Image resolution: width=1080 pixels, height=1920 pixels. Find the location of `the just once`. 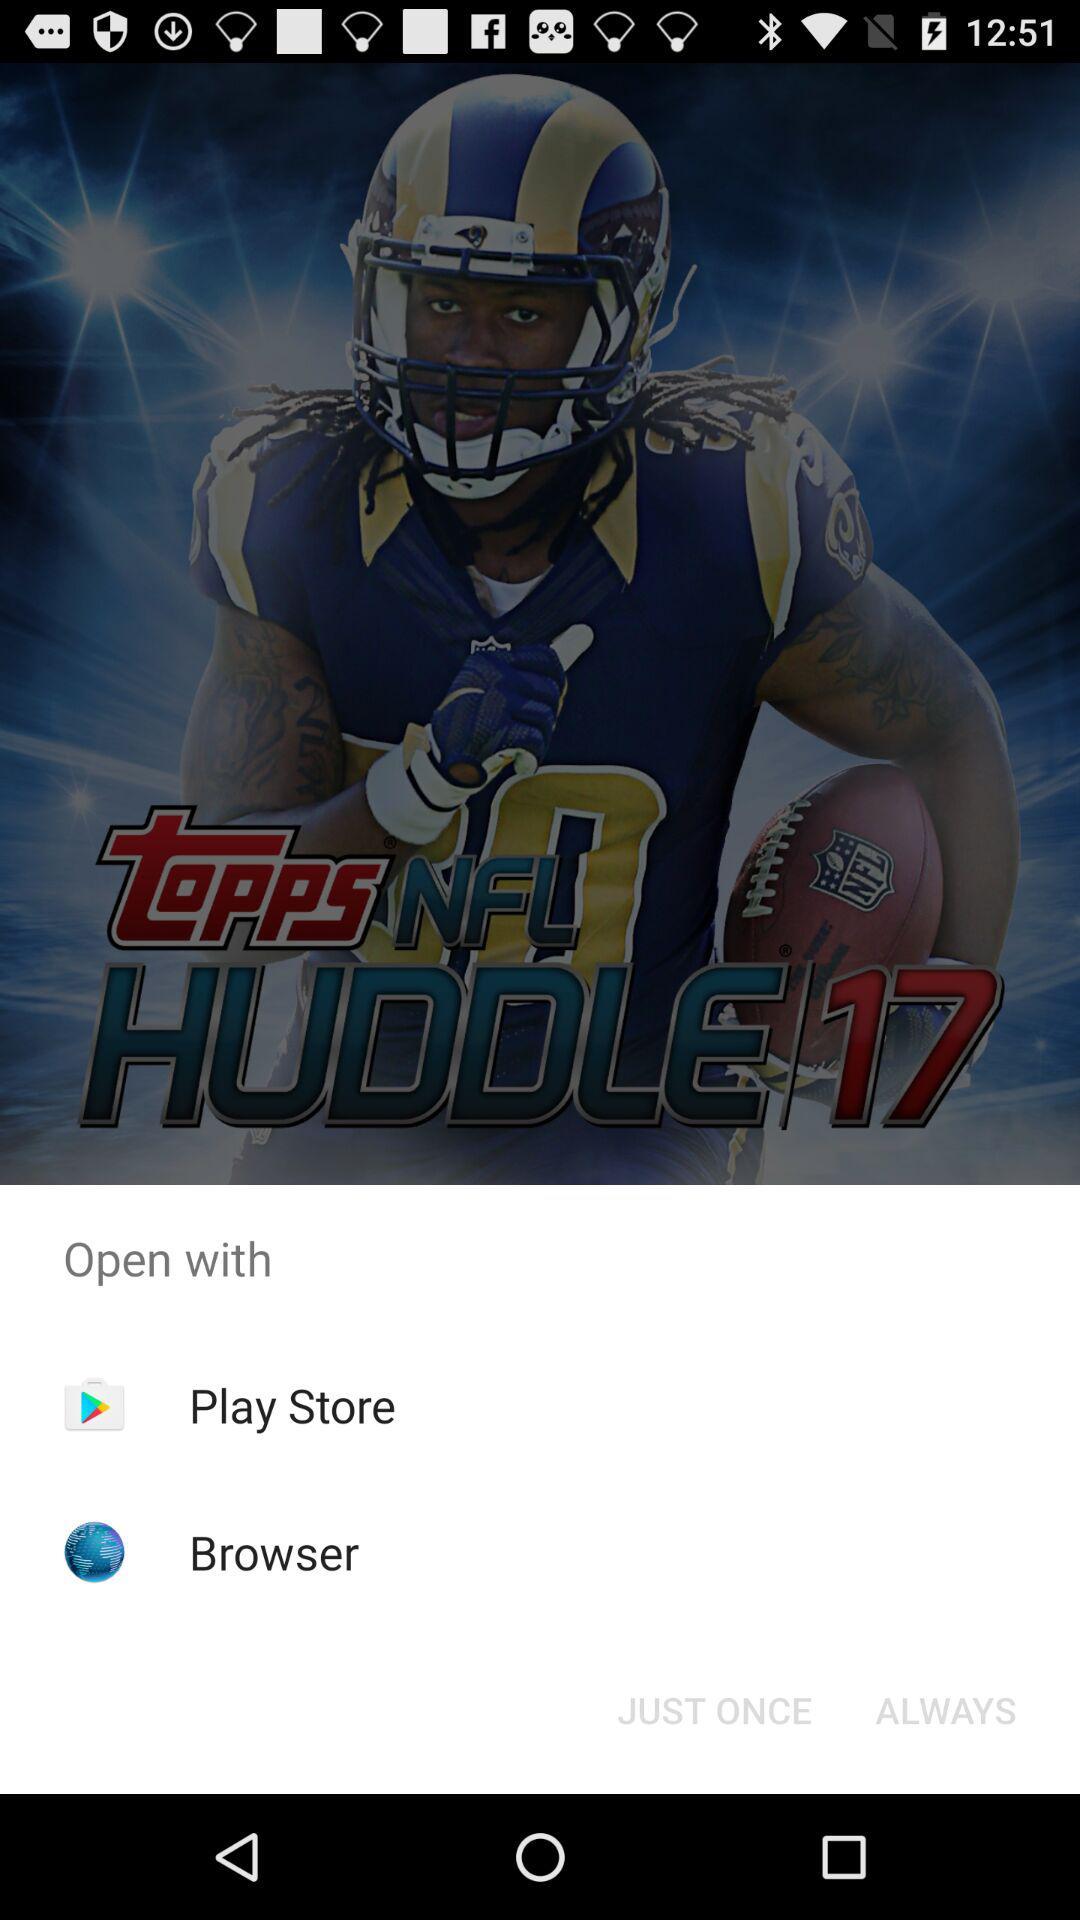

the just once is located at coordinates (713, 1708).